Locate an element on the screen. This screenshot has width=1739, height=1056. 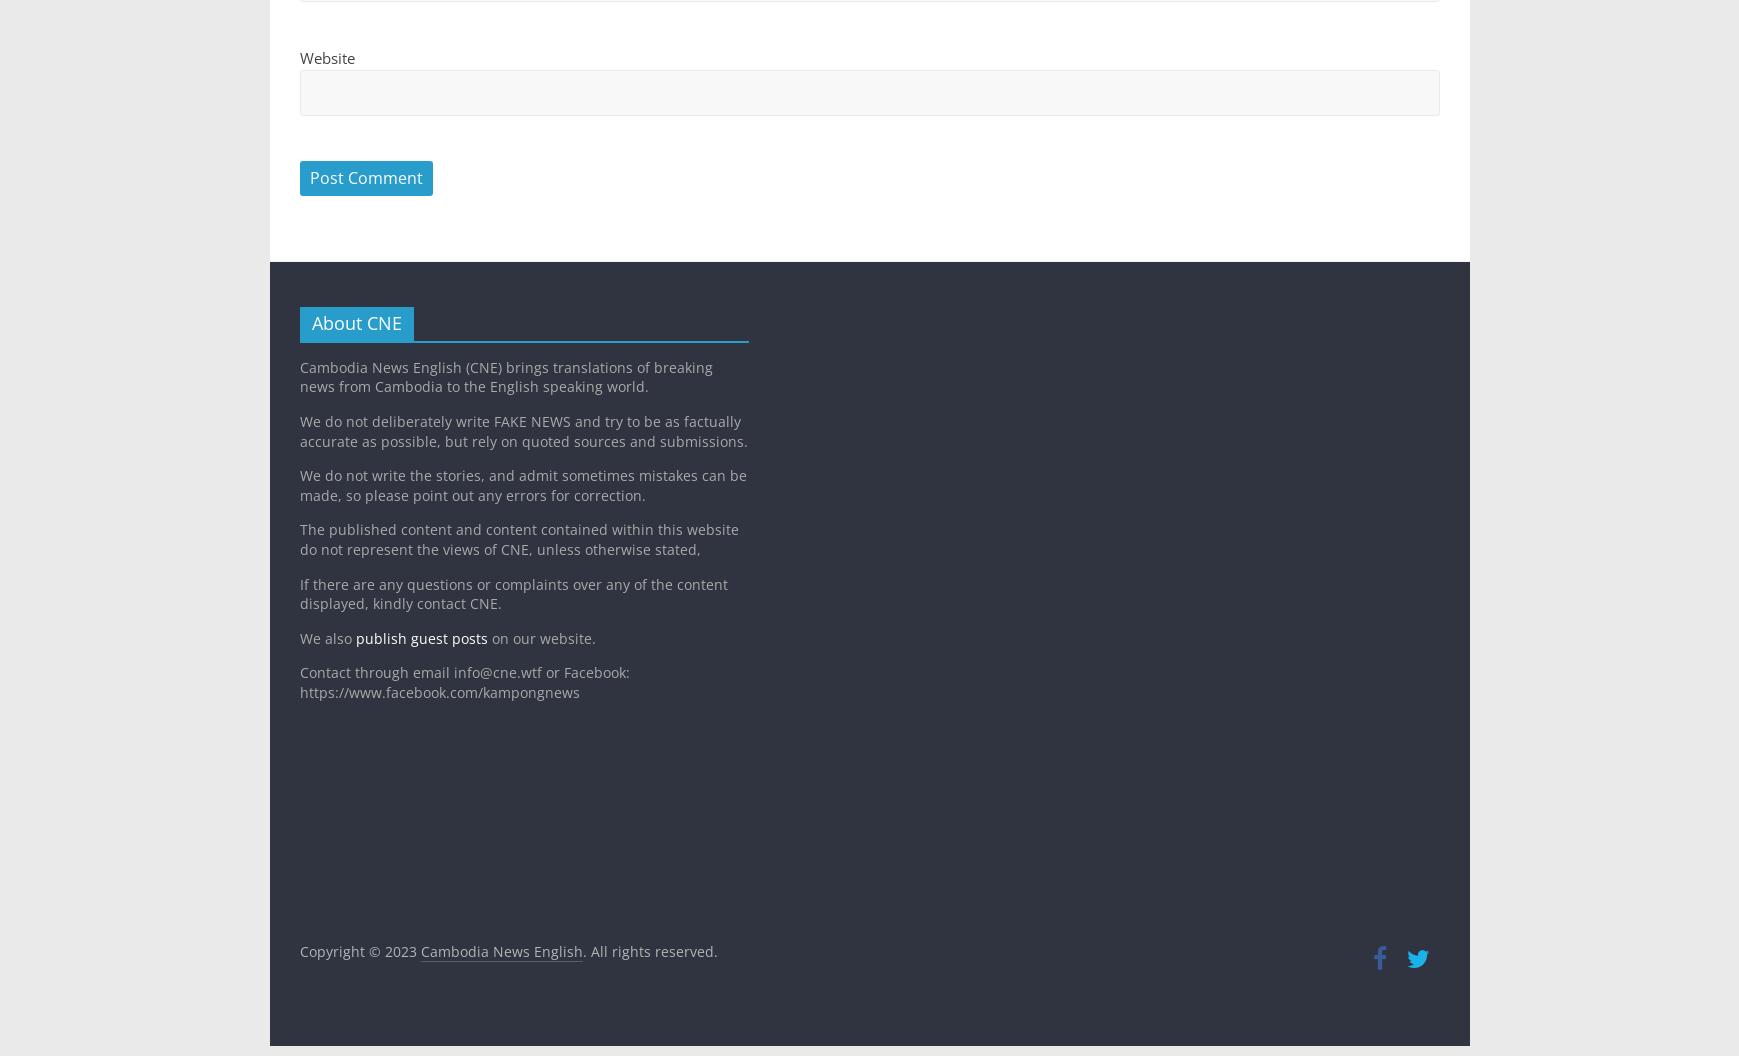
'publish guest posts' is located at coordinates (421, 636).